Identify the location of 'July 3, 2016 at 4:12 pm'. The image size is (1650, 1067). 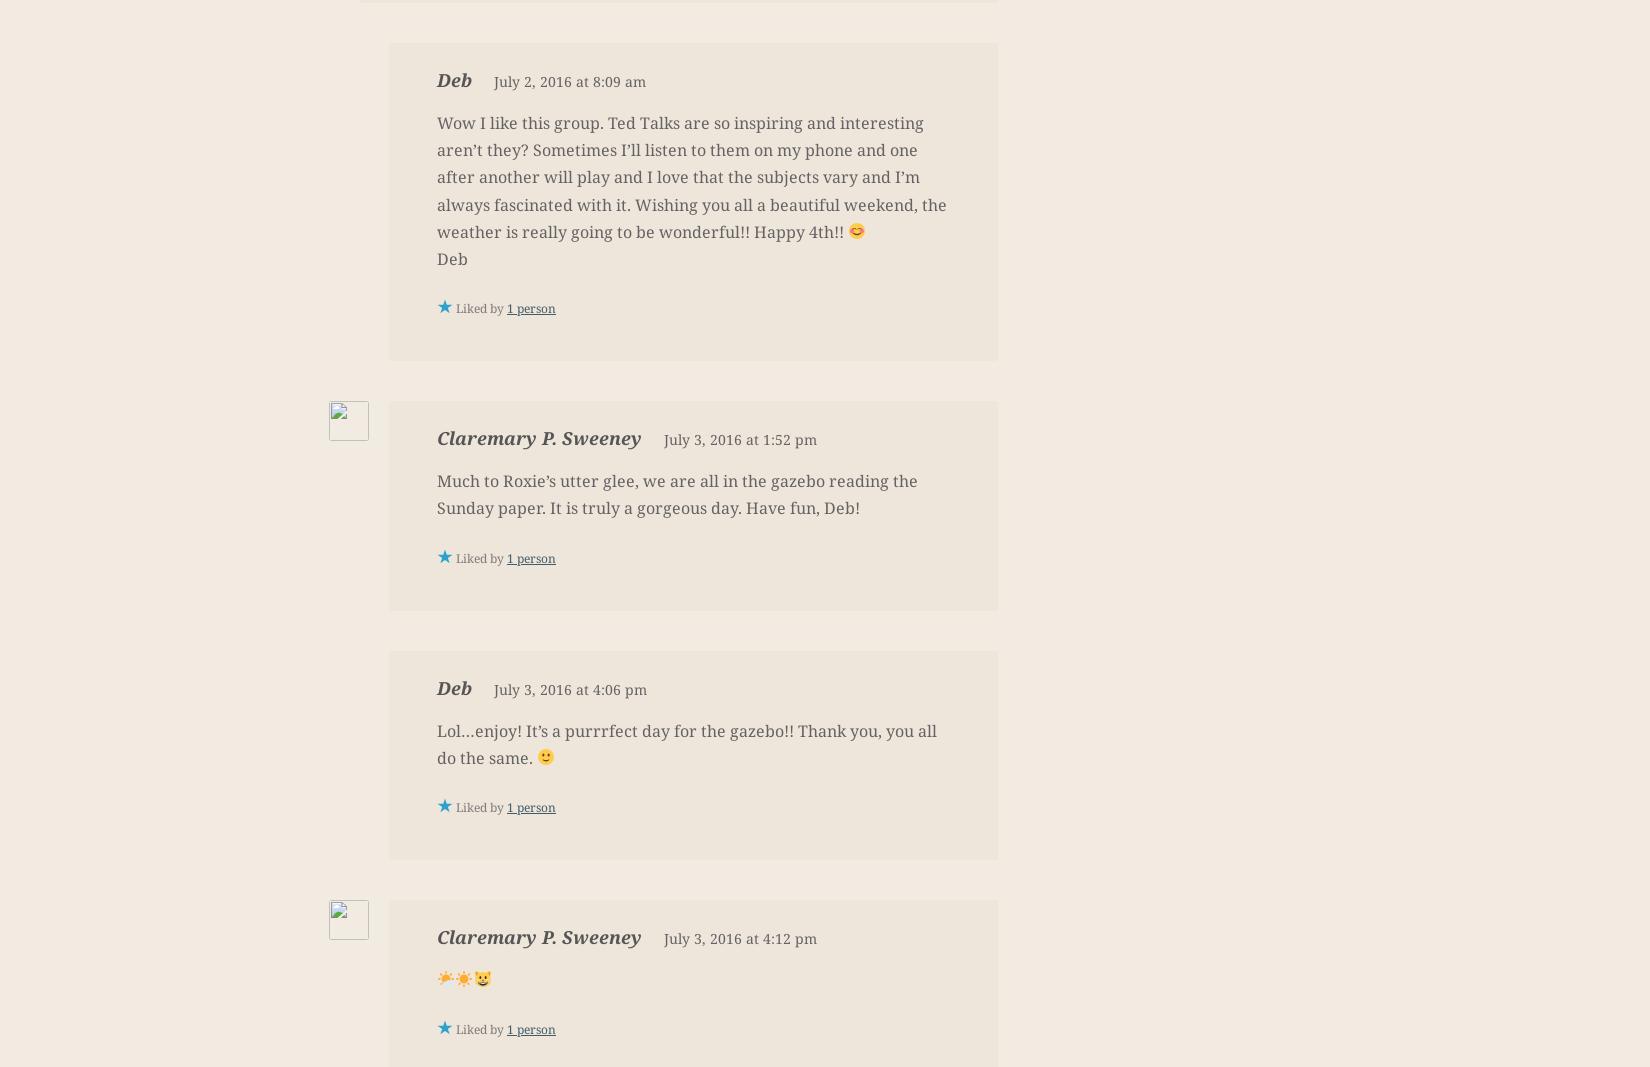
(739, 937).